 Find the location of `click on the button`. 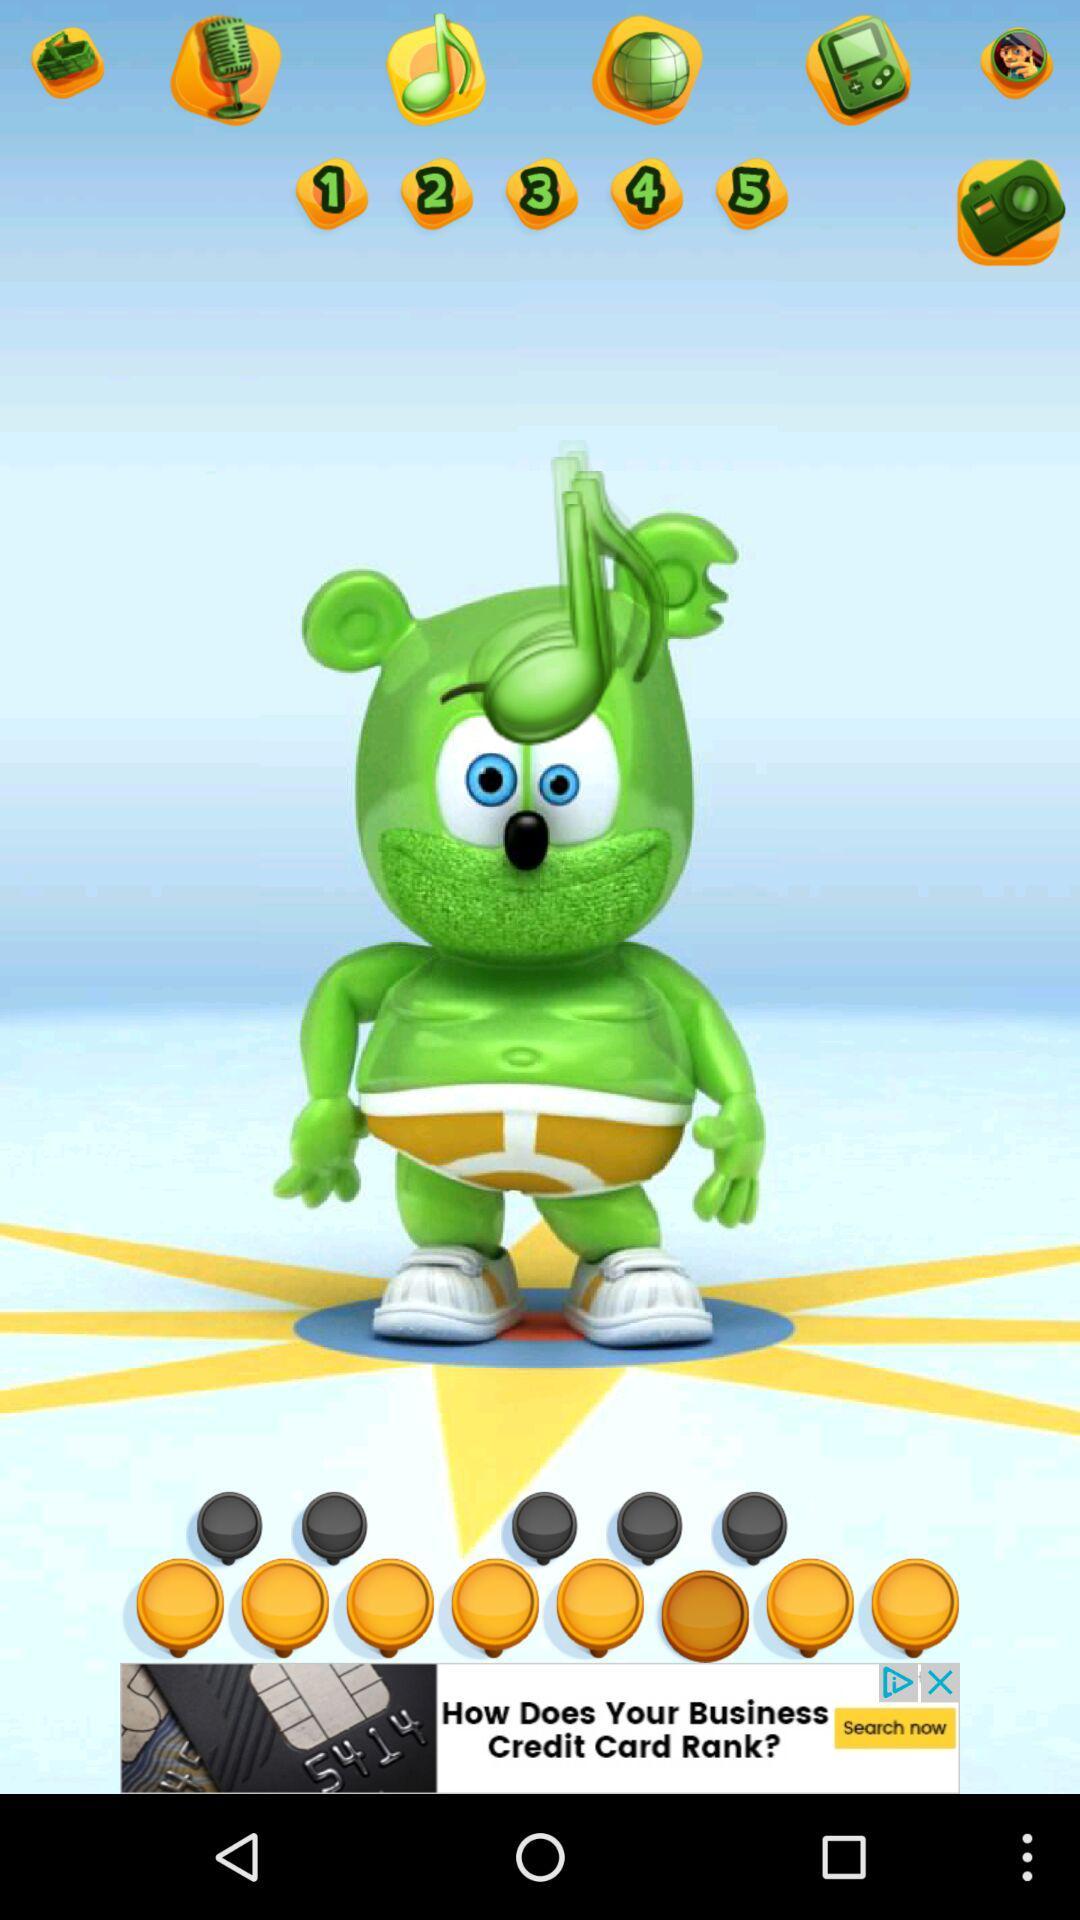

click on the button is located at coordinates (538, 196).